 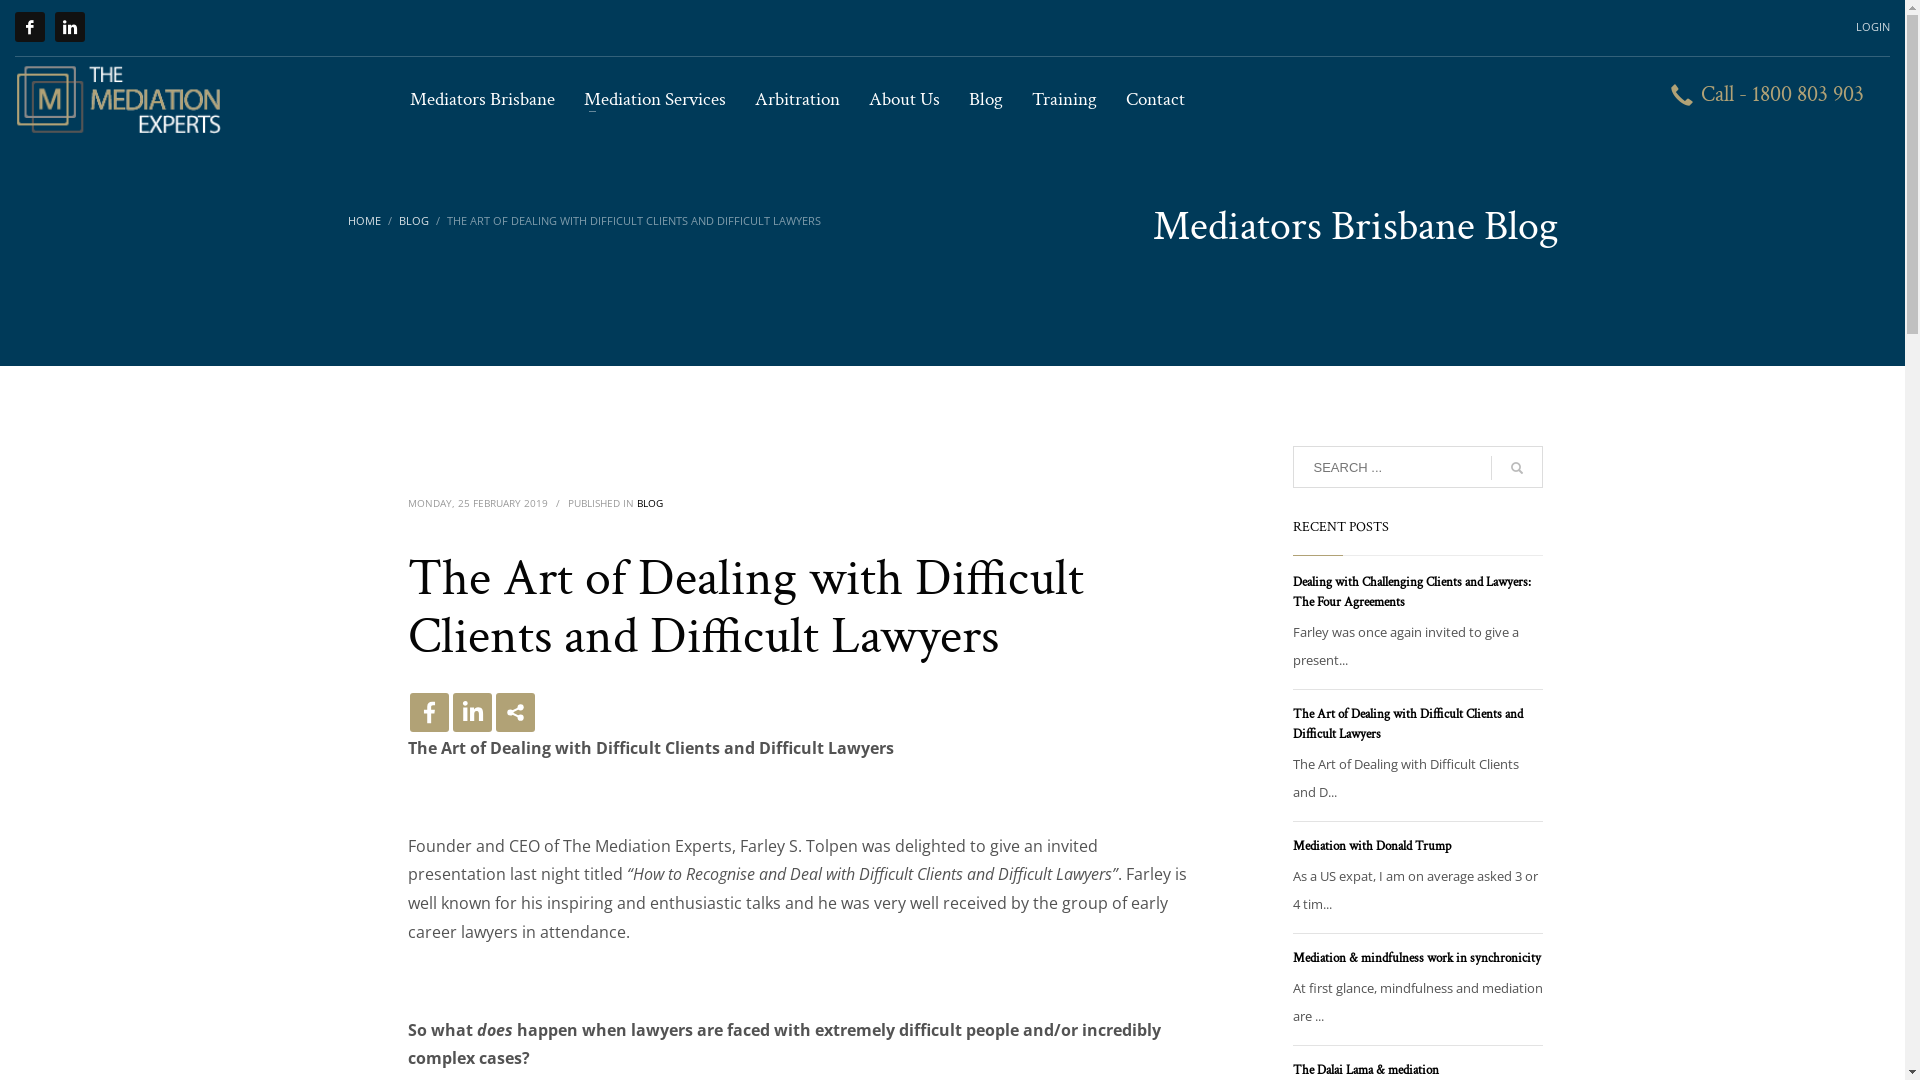 I want to click on 'Call - 1800 803 903', so click(x=1767, y=99).